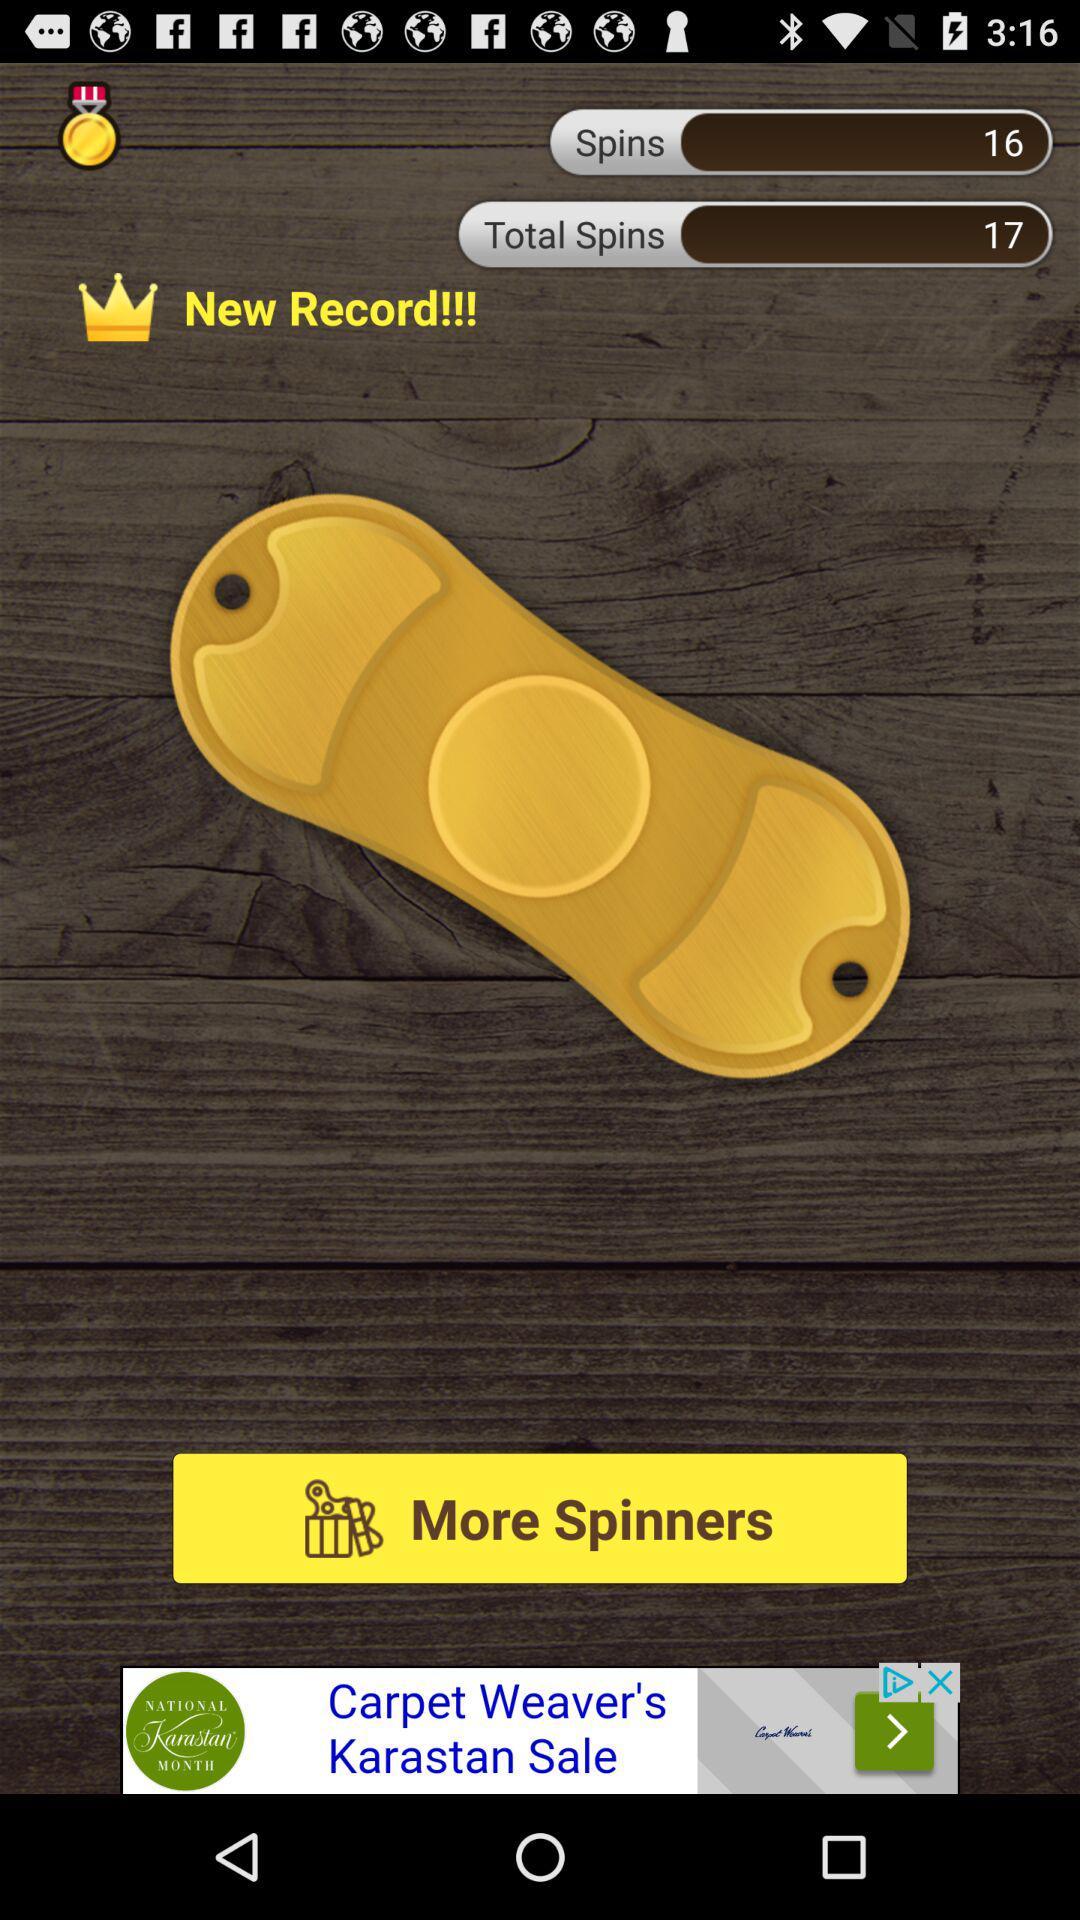  Describe the element at coordinates (540, 1727) in the screenshot. I see `advertisement about carpet weaver 's kaarastan sale` at that location.